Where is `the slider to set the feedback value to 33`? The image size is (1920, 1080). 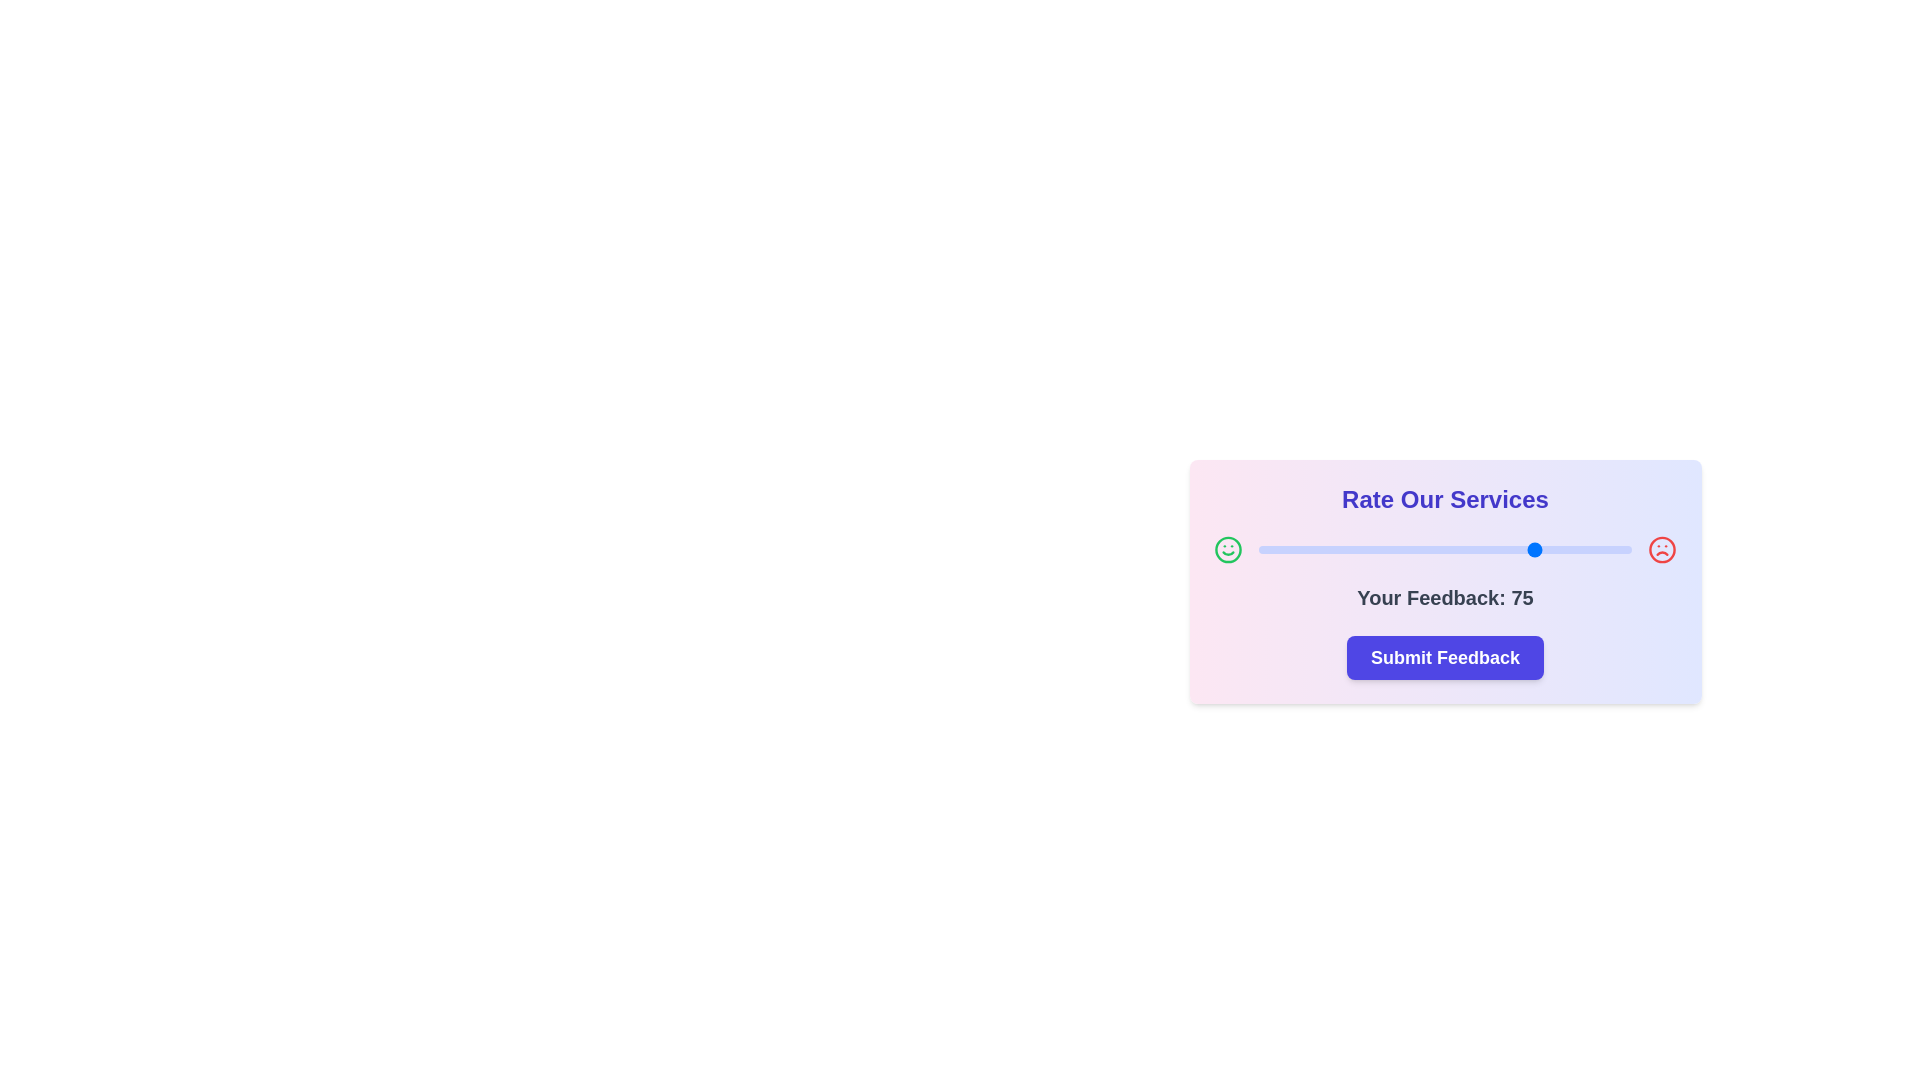
the slider to set the feedback value to 33 is located at coordinates (1381, 550).